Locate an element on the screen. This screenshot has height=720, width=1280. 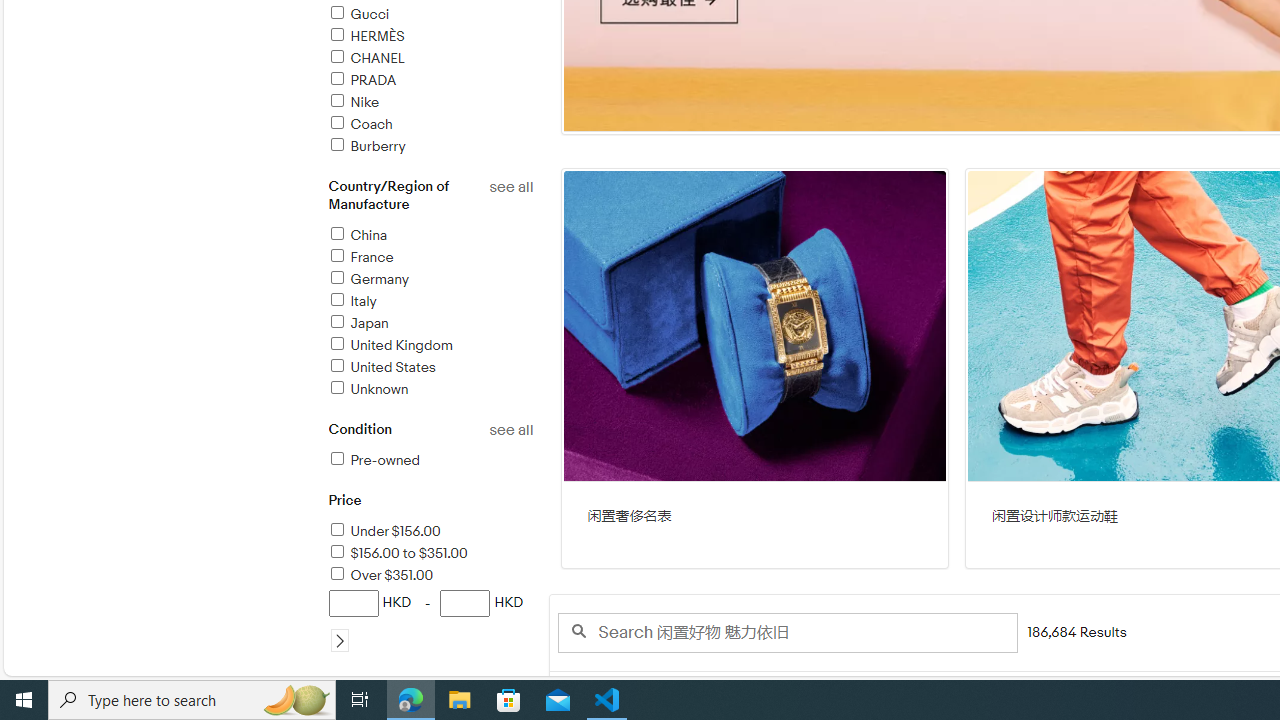
'Under $156.00' is located at coordinates (429, 531).